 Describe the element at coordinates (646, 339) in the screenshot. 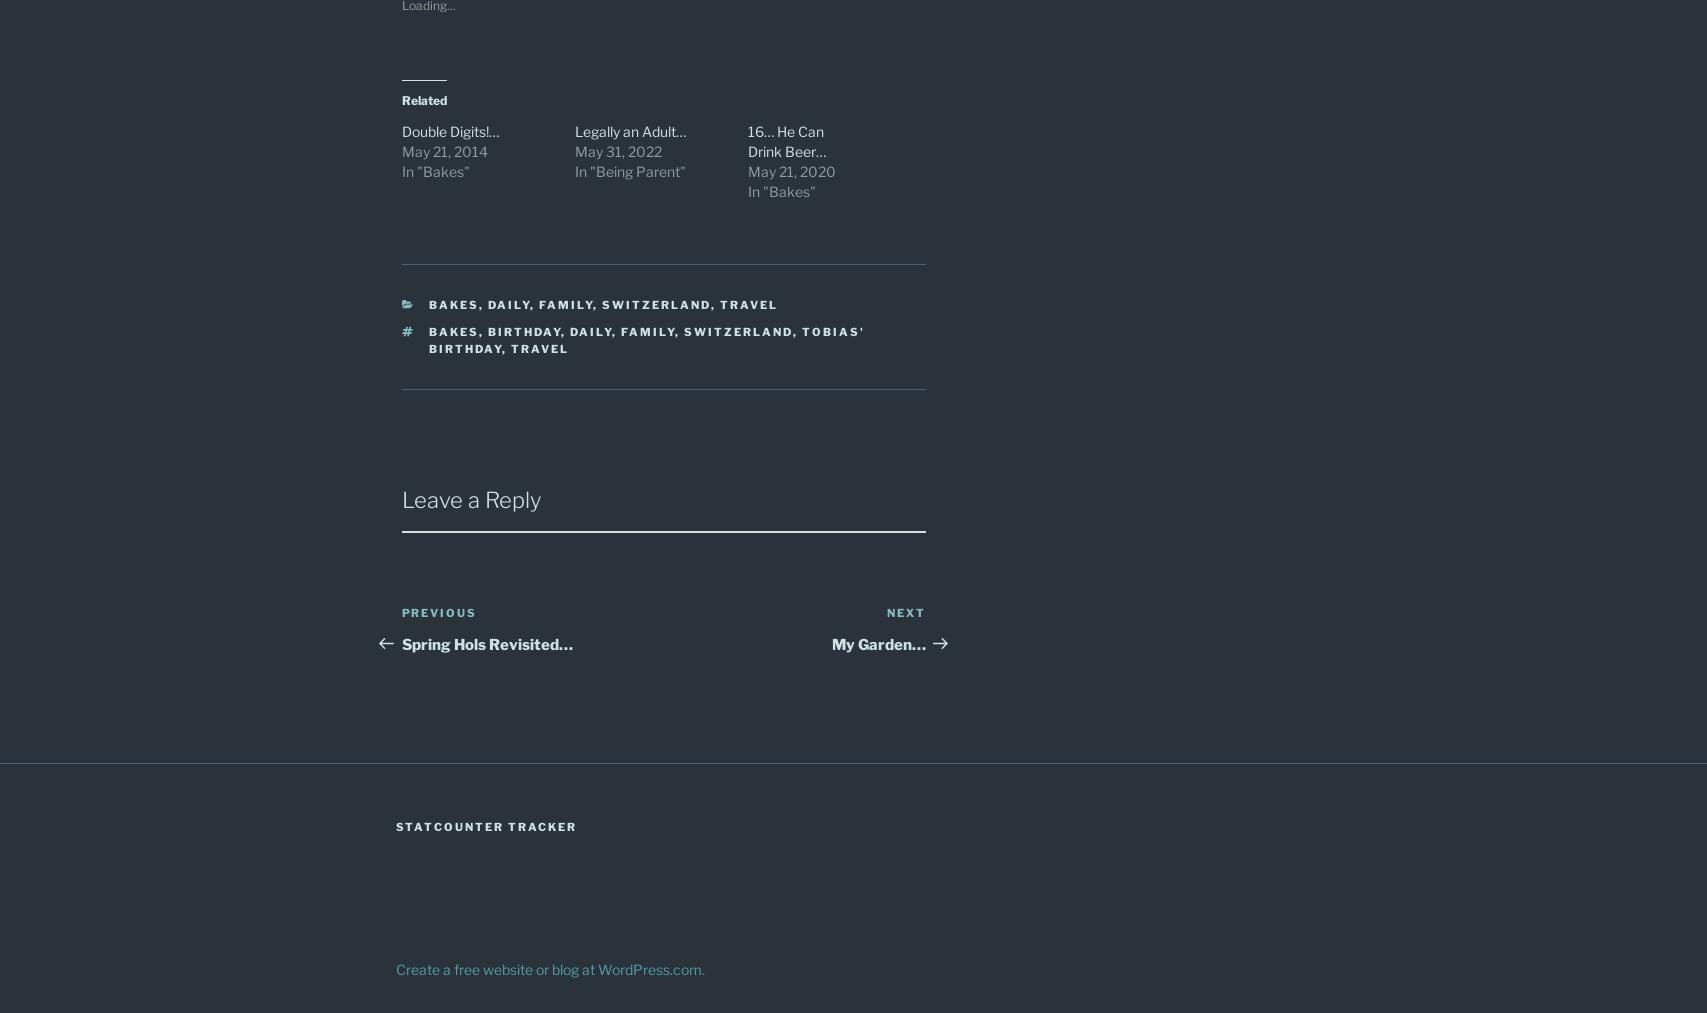

I see `'Tobias' Birthday'` at that location.